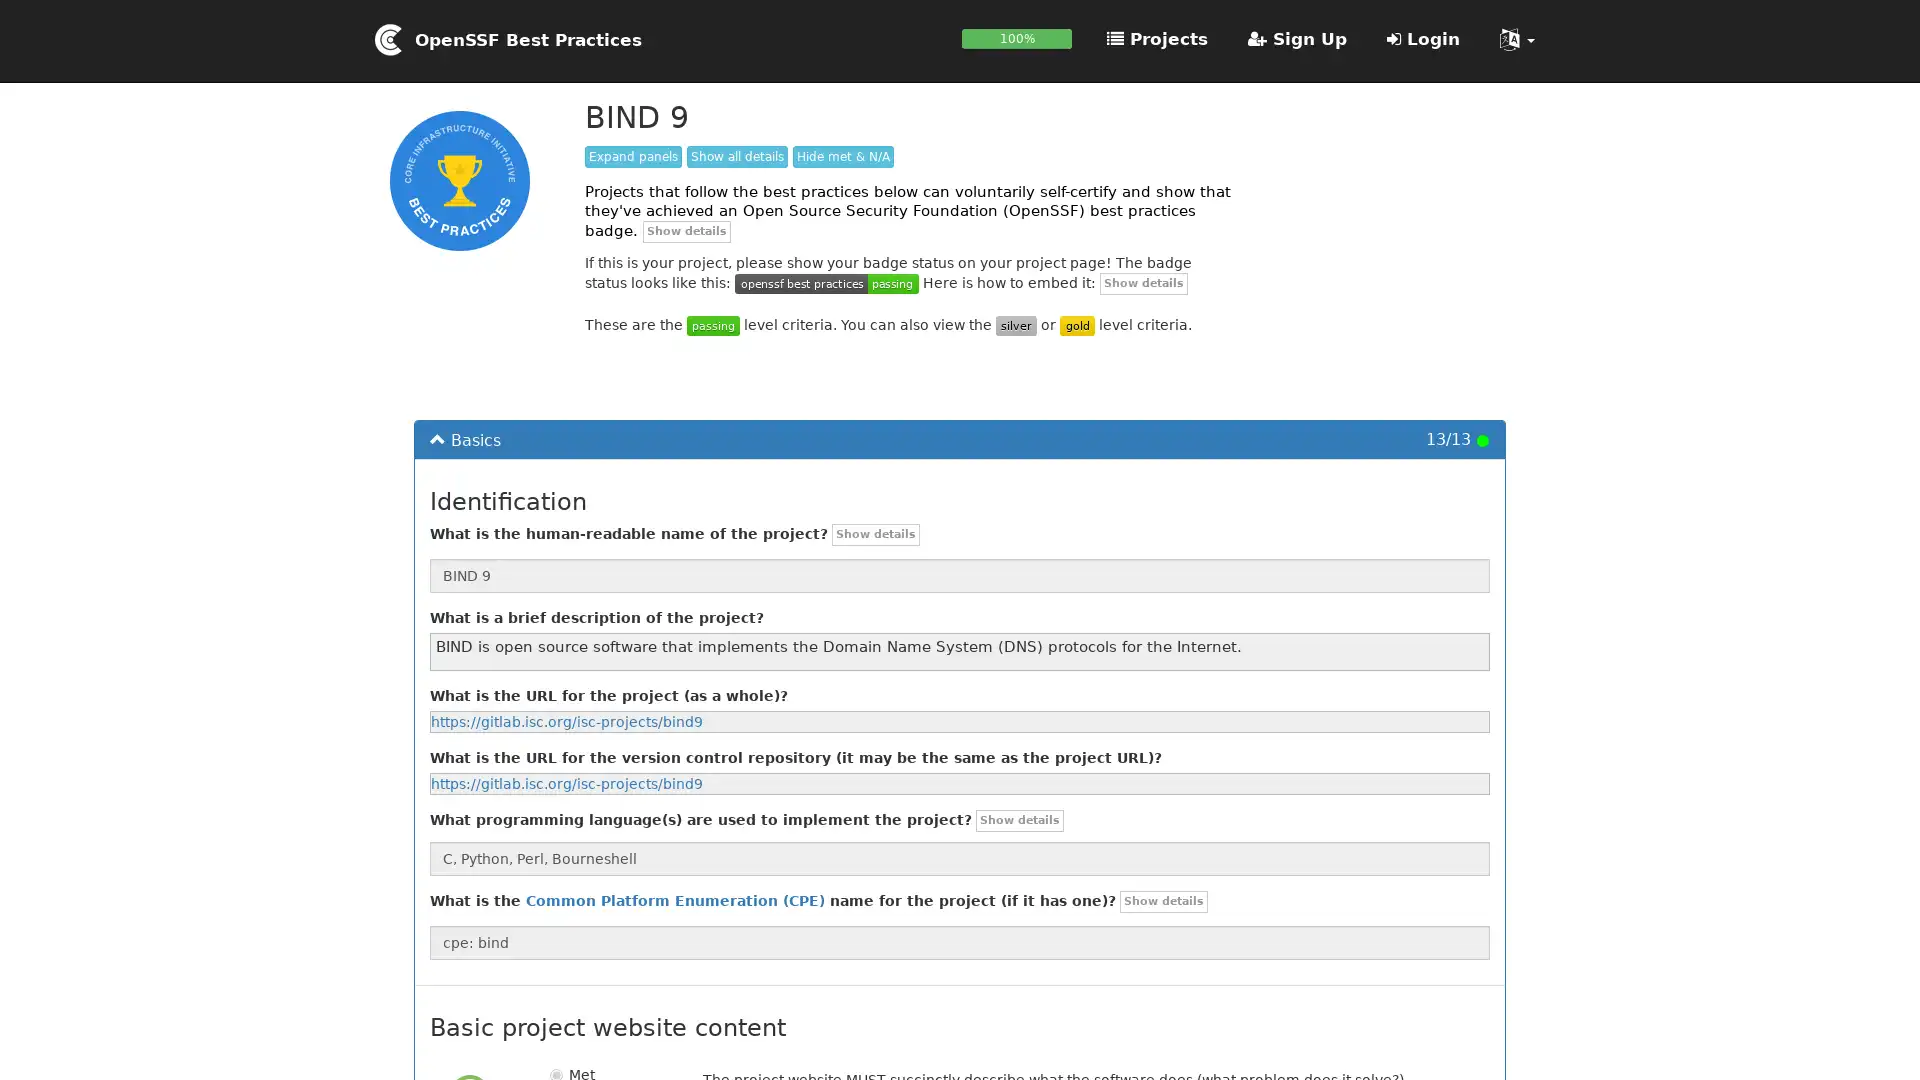 The height and width of the screenshot is (1080, 1920). I want to click on Show details, so click(1019, 821).